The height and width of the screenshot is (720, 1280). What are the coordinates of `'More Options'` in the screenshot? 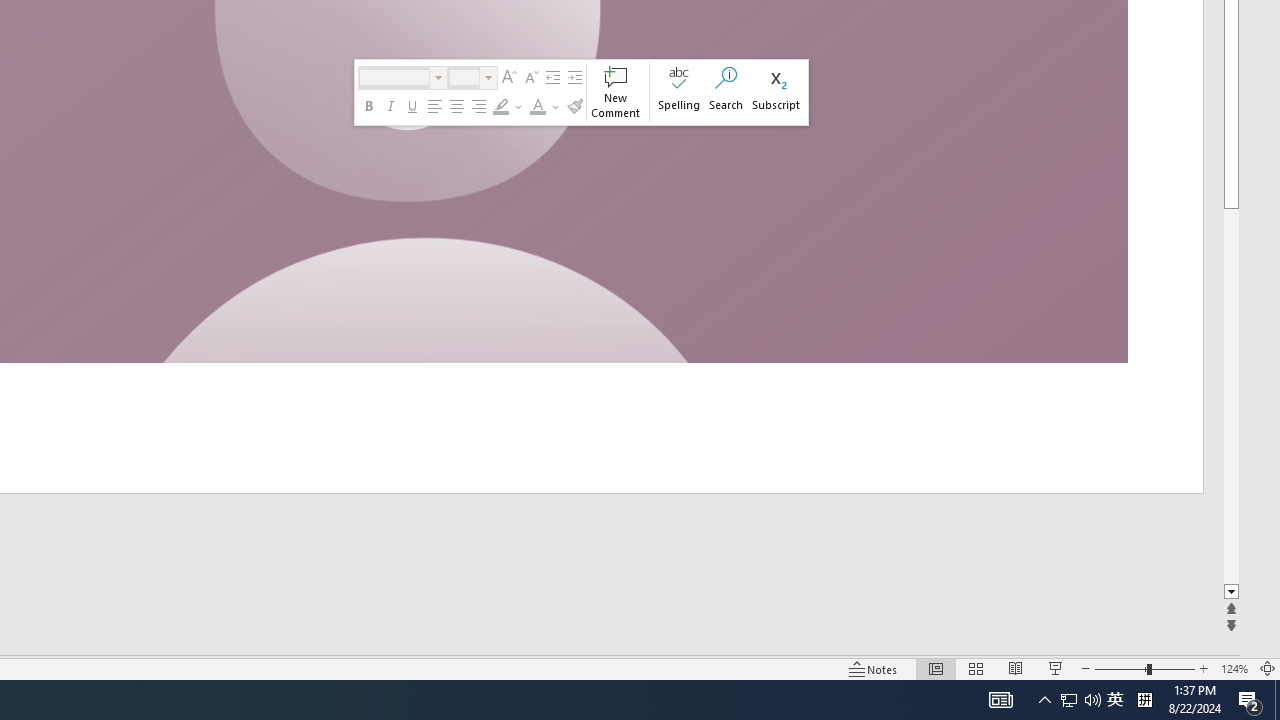 It's located at (556, 106).